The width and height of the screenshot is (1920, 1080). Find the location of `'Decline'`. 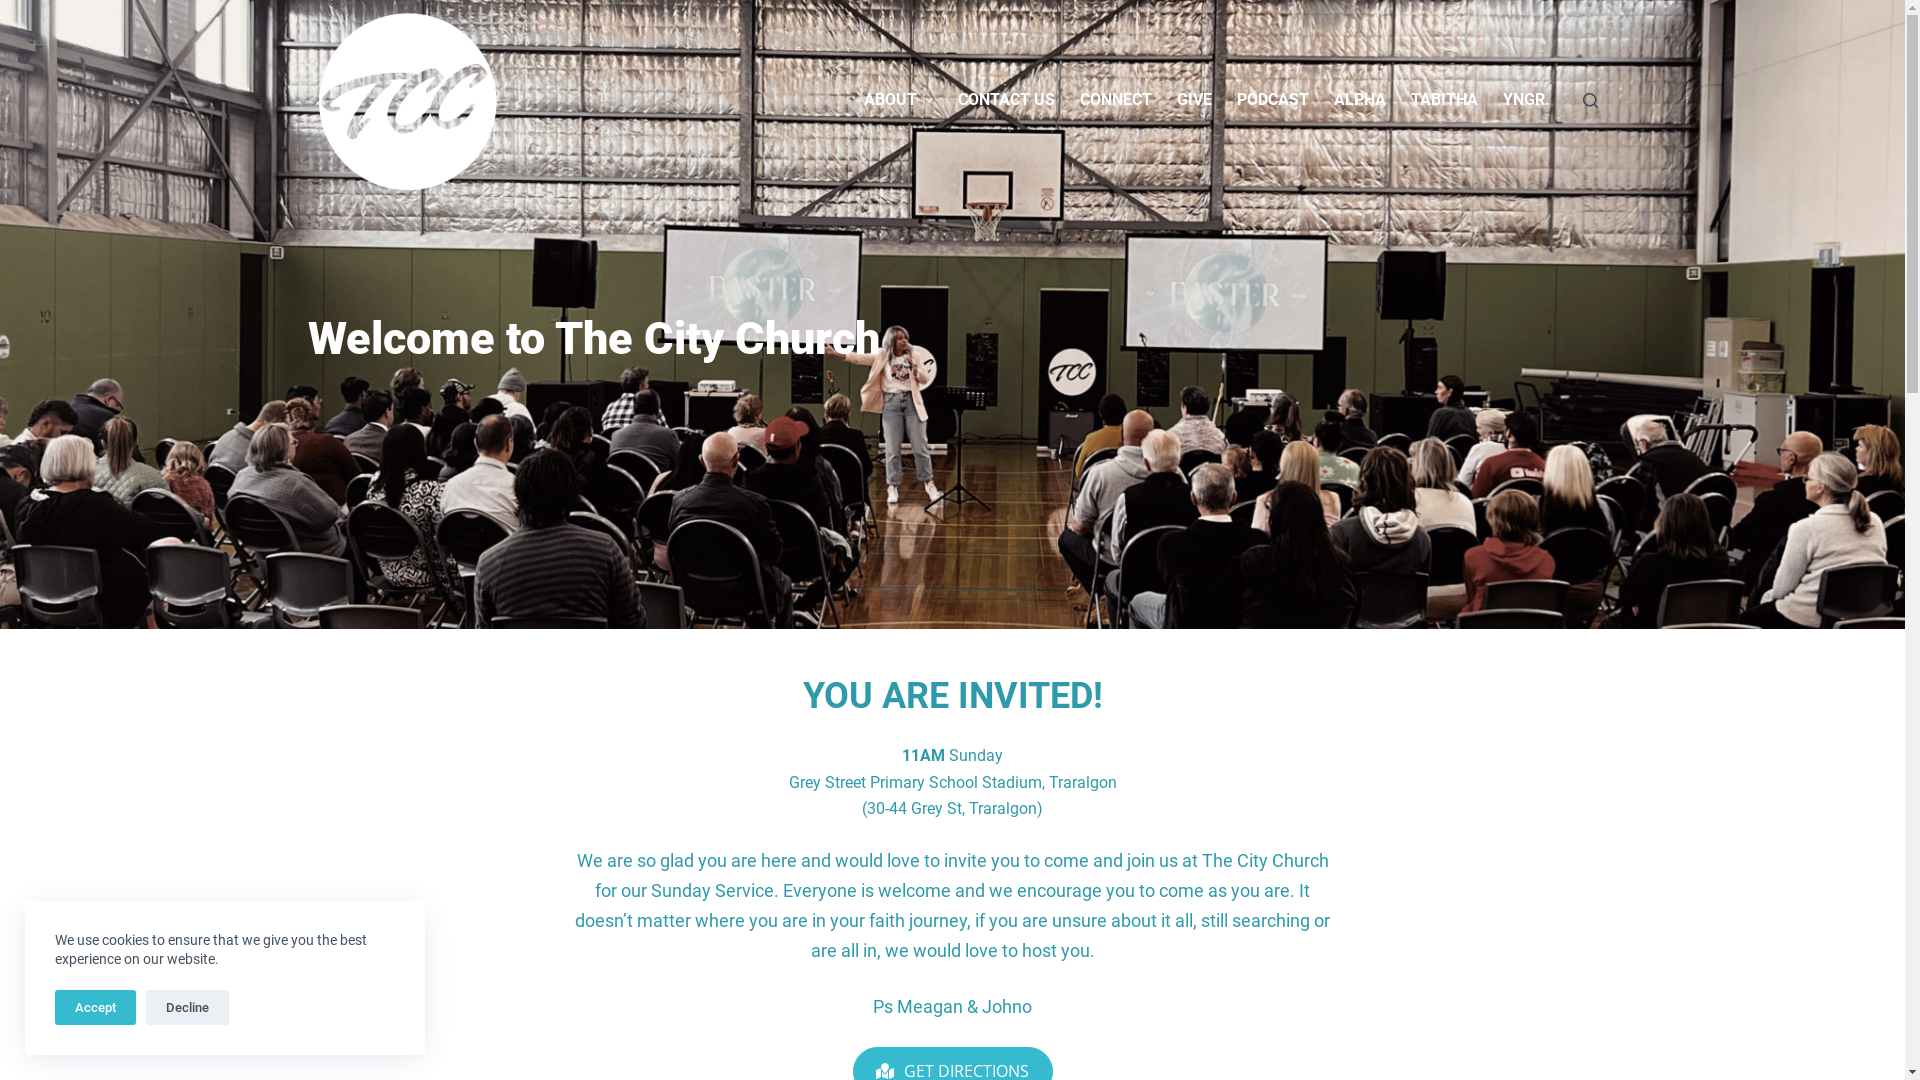

'Decline' is located at coordinates (187, 1007).